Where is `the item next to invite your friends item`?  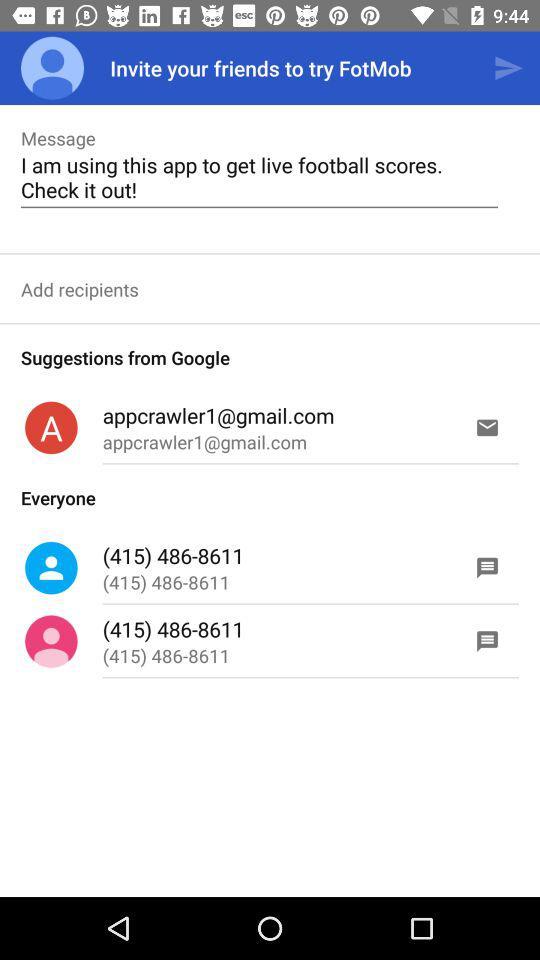
the item next to invite your friends item is located at coordinates (52, 68).